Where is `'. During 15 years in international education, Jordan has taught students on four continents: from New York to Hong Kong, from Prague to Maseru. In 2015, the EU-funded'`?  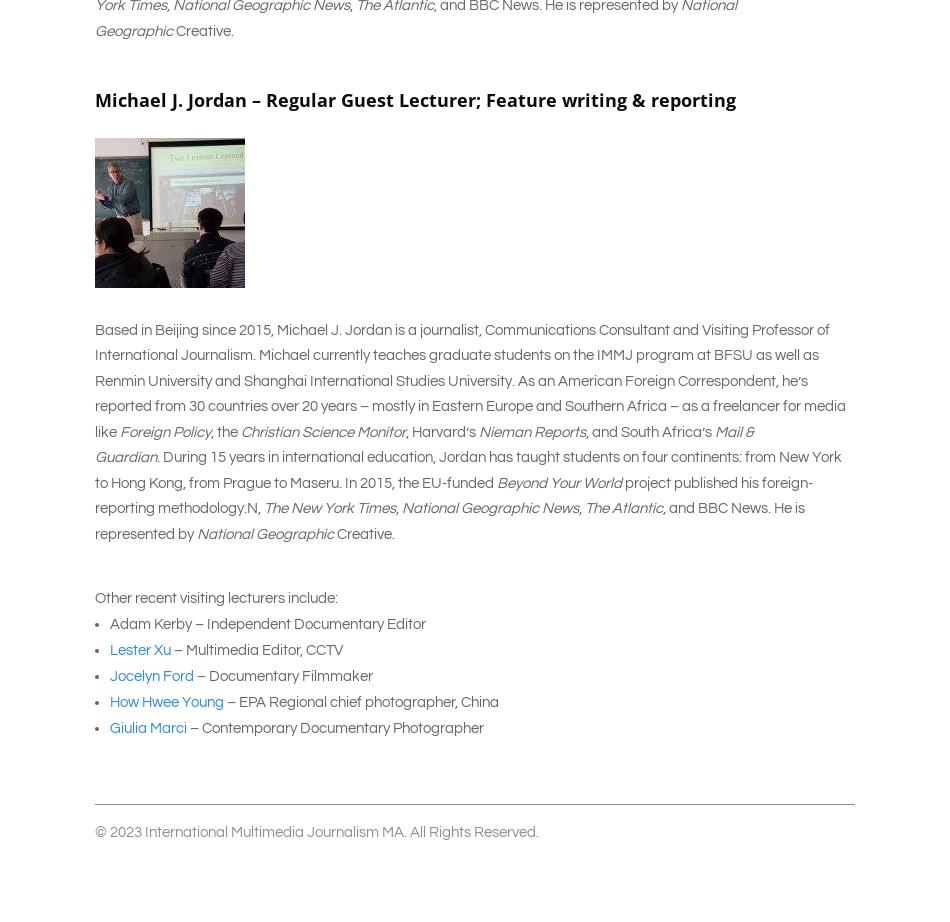
'. During 15 years in international education, Jordan has taught students on four continents: from New York to Hong Kong, from Prague to Maseru. In 2015, the EU-funded' is located at coordinates (467, 470).